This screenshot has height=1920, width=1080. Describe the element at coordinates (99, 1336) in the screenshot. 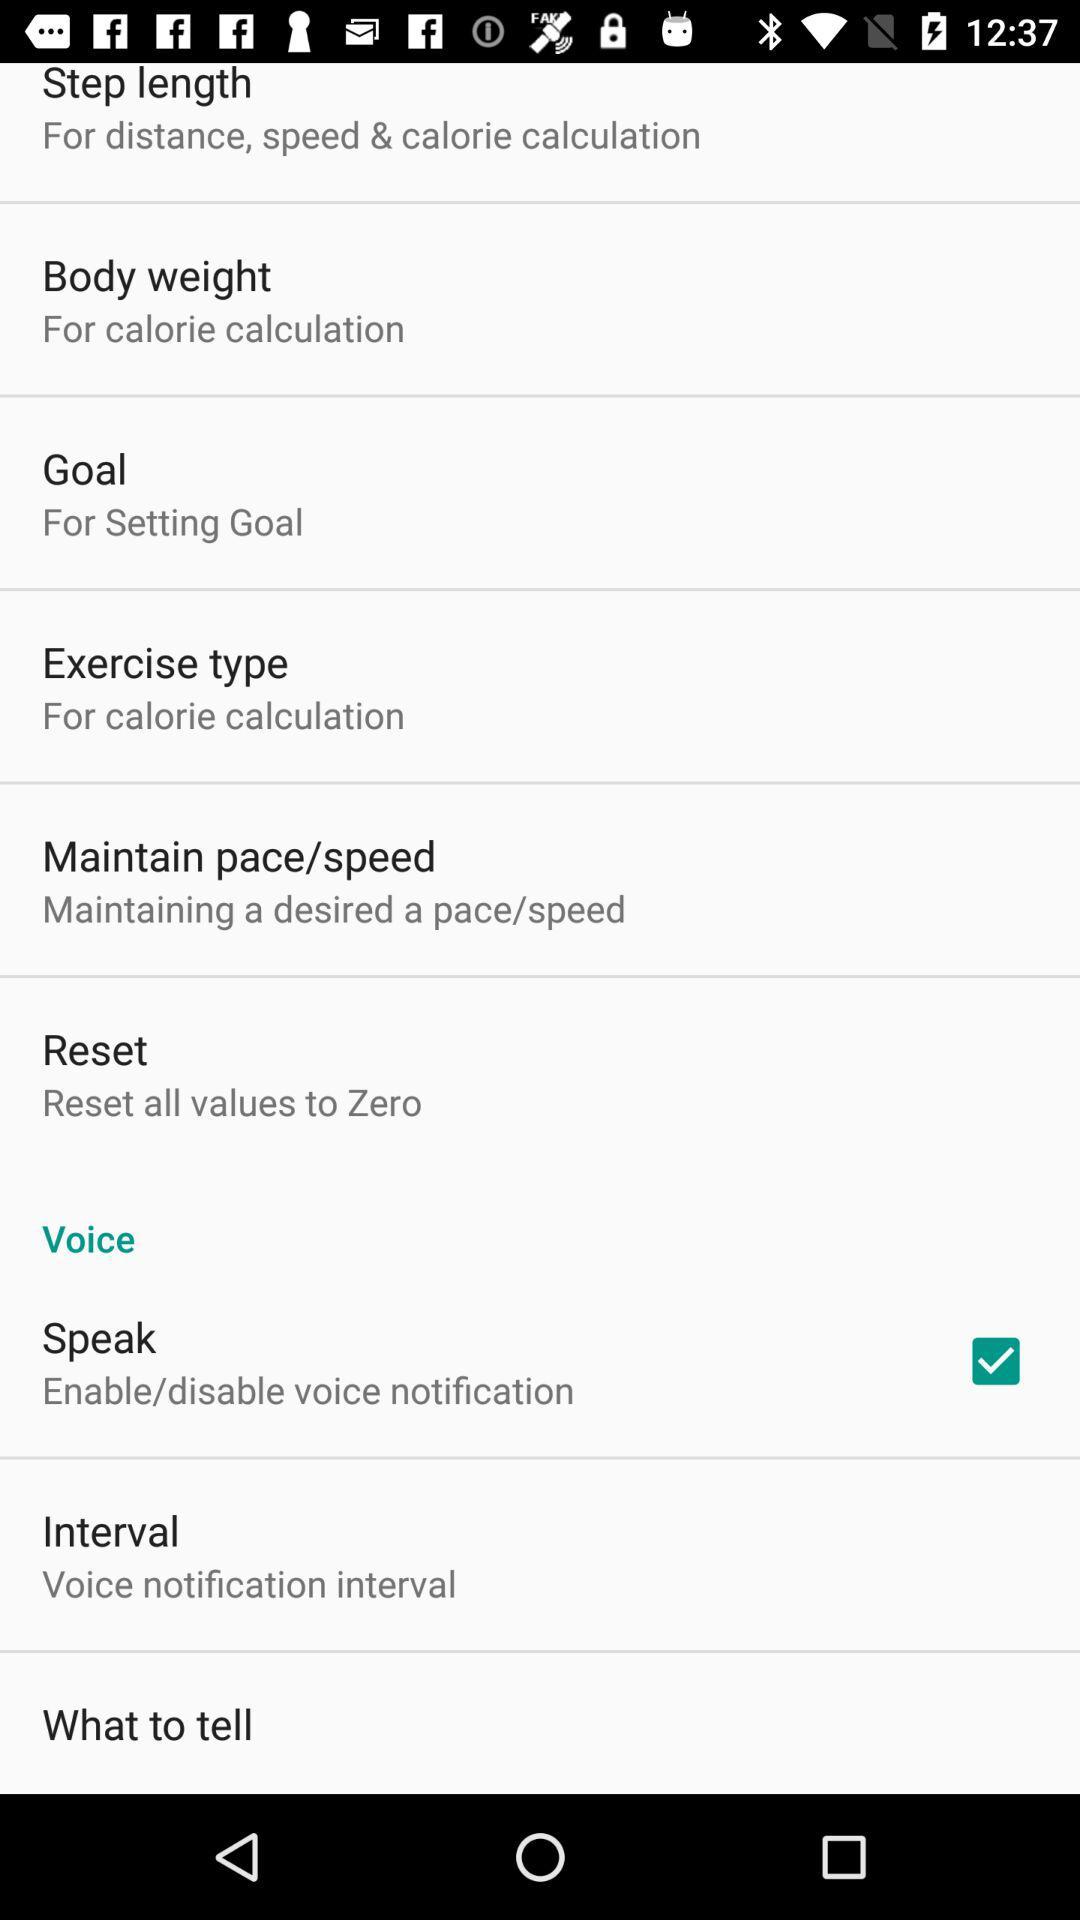

I see `item above the enable disable voice app` at that location.